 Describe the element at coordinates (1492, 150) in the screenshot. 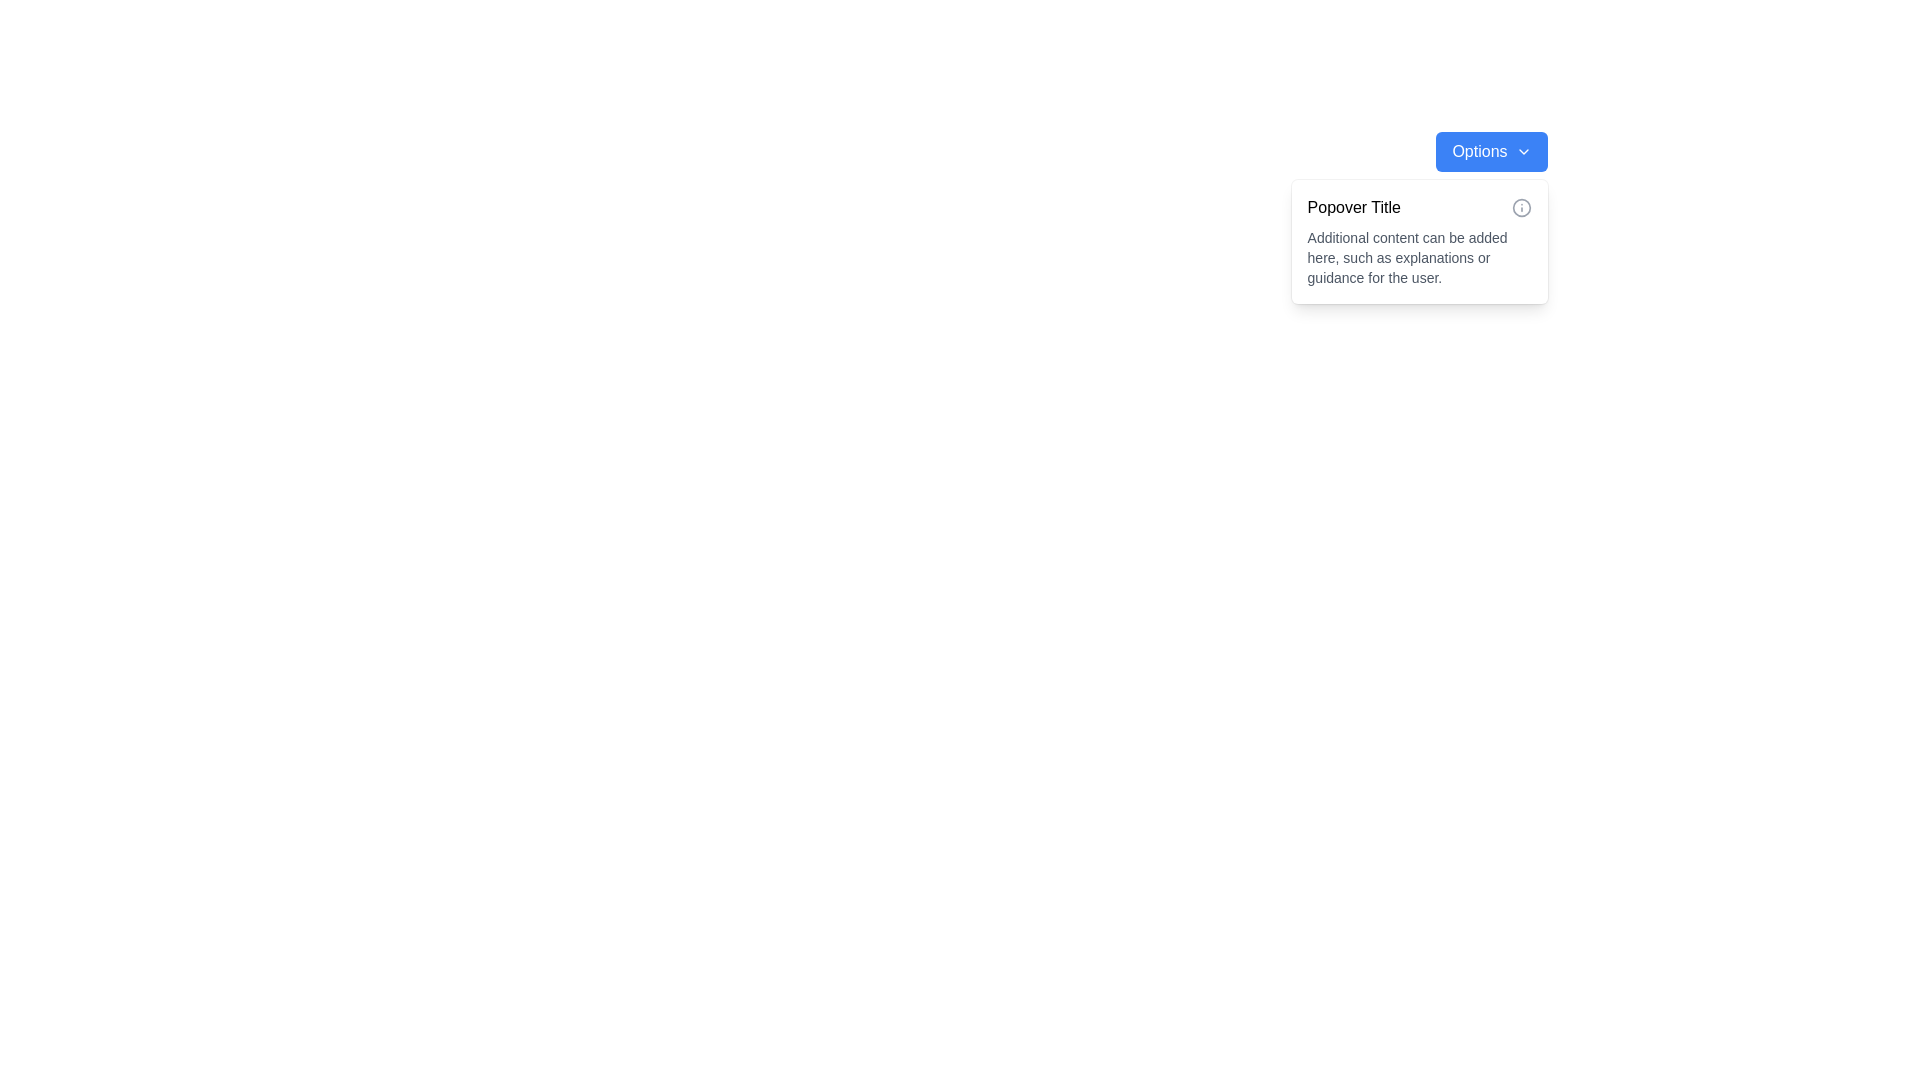

I see `the blue button labeled 'Options' with a downward-pointing chevron icon` at that location.